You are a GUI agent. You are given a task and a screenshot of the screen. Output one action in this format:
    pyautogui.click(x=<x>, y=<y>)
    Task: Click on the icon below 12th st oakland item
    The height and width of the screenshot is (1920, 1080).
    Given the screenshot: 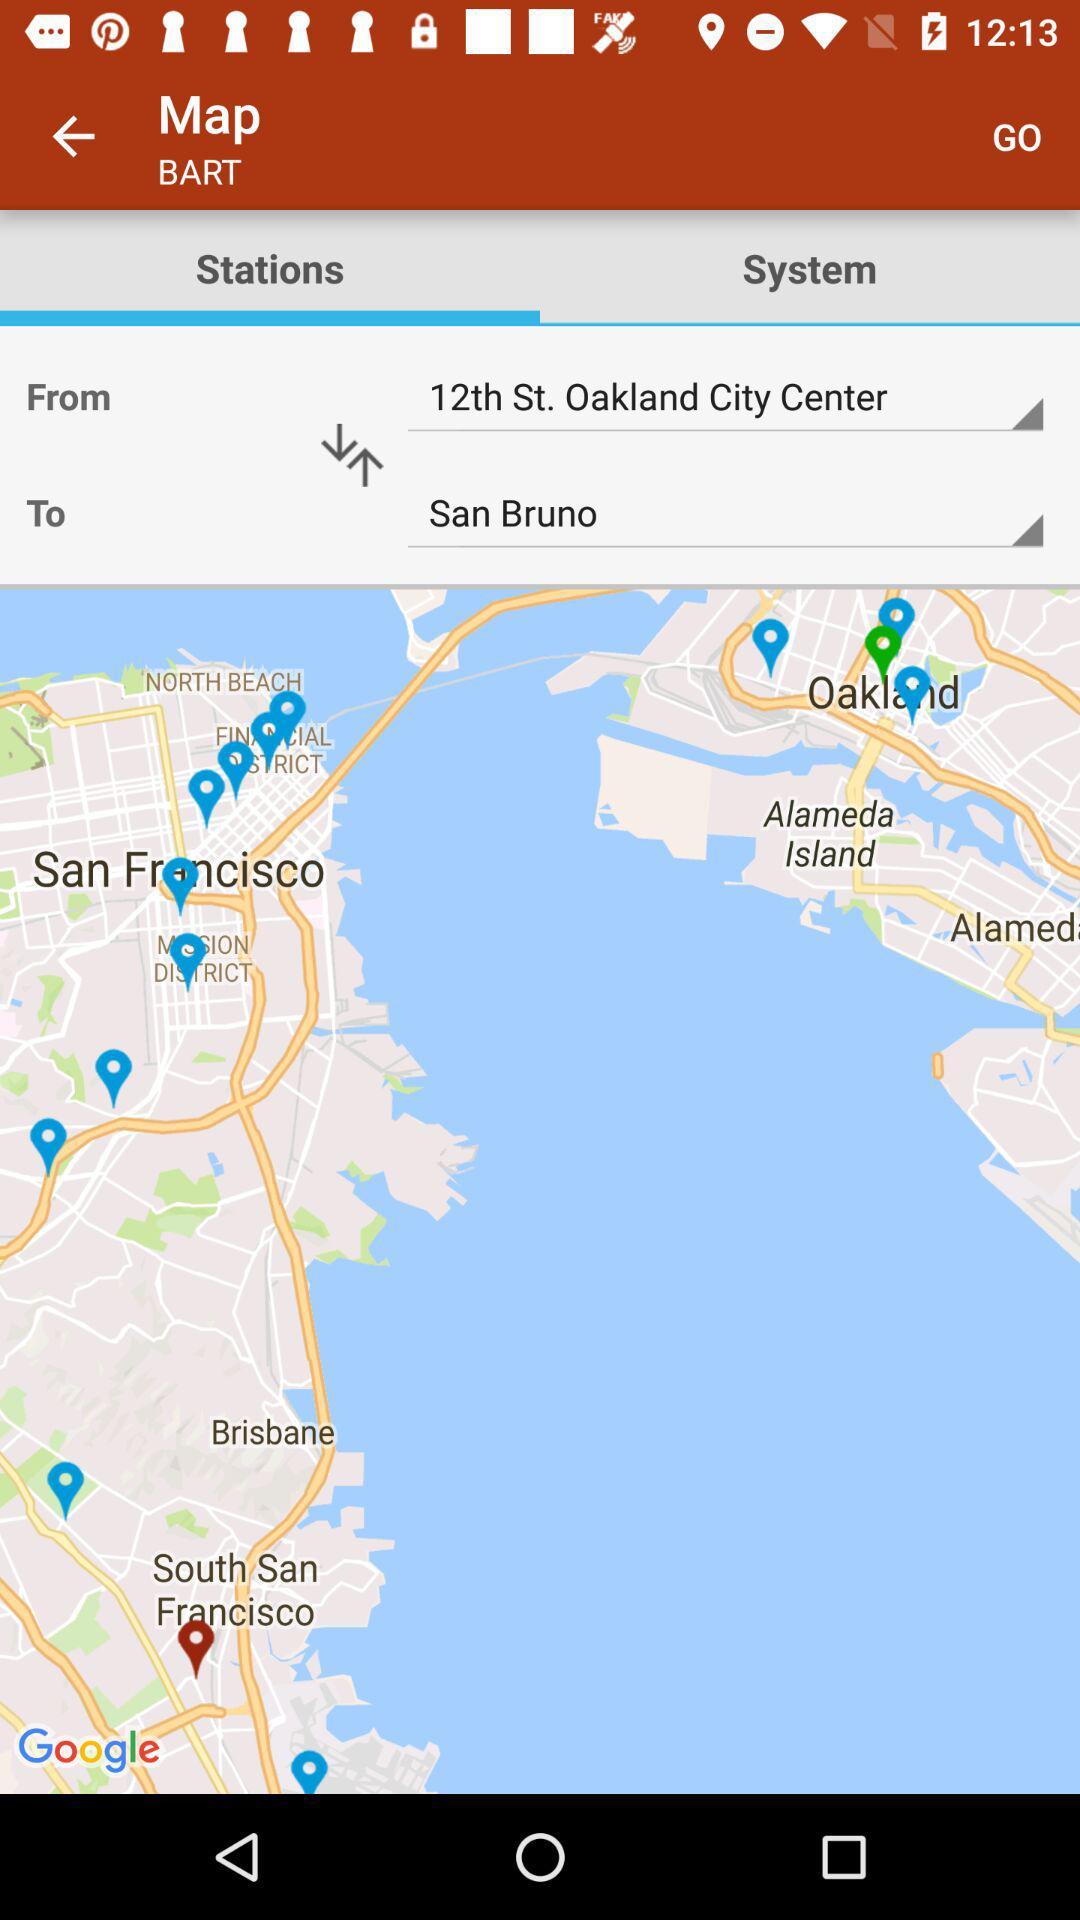 What is the action you would take?
    pyautogui.click(x=725, y=513)
    